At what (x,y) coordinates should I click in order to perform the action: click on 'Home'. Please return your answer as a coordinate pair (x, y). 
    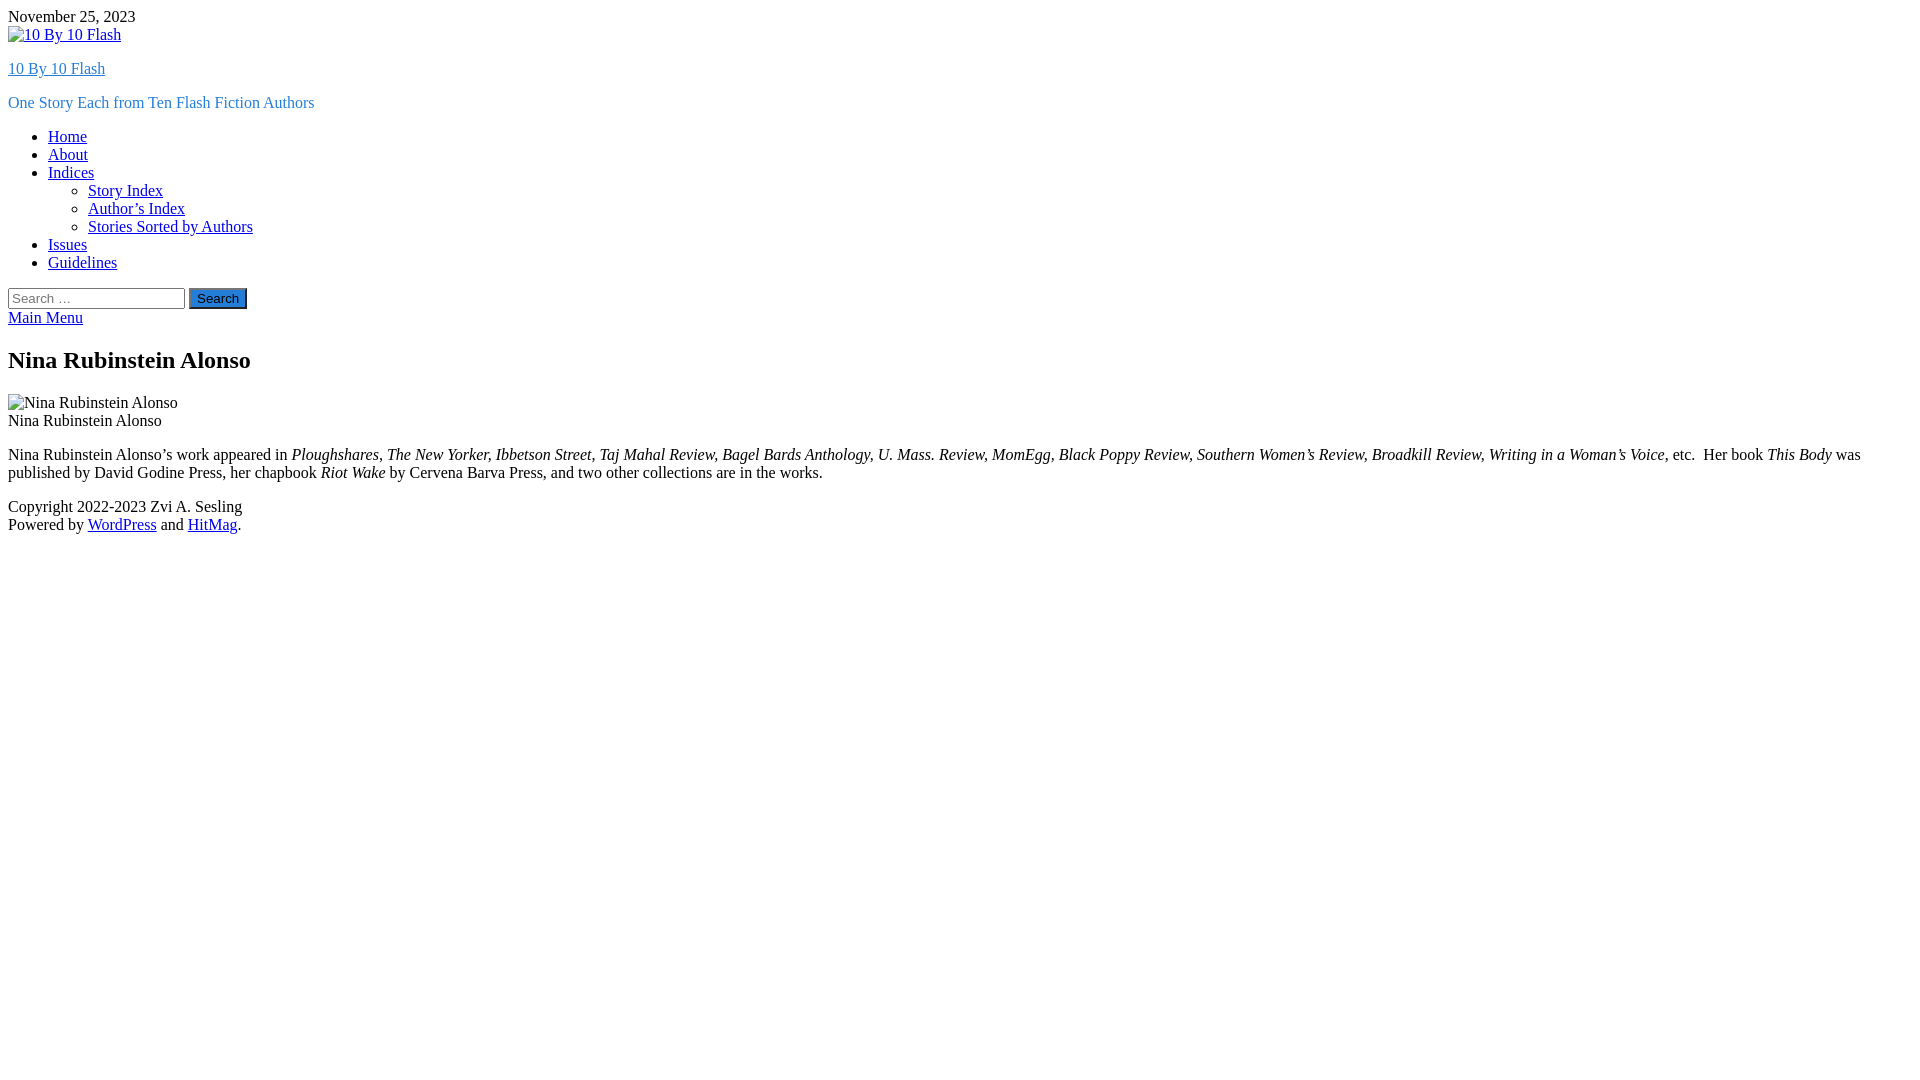
    Looking at the image, I should click on (67, 135).